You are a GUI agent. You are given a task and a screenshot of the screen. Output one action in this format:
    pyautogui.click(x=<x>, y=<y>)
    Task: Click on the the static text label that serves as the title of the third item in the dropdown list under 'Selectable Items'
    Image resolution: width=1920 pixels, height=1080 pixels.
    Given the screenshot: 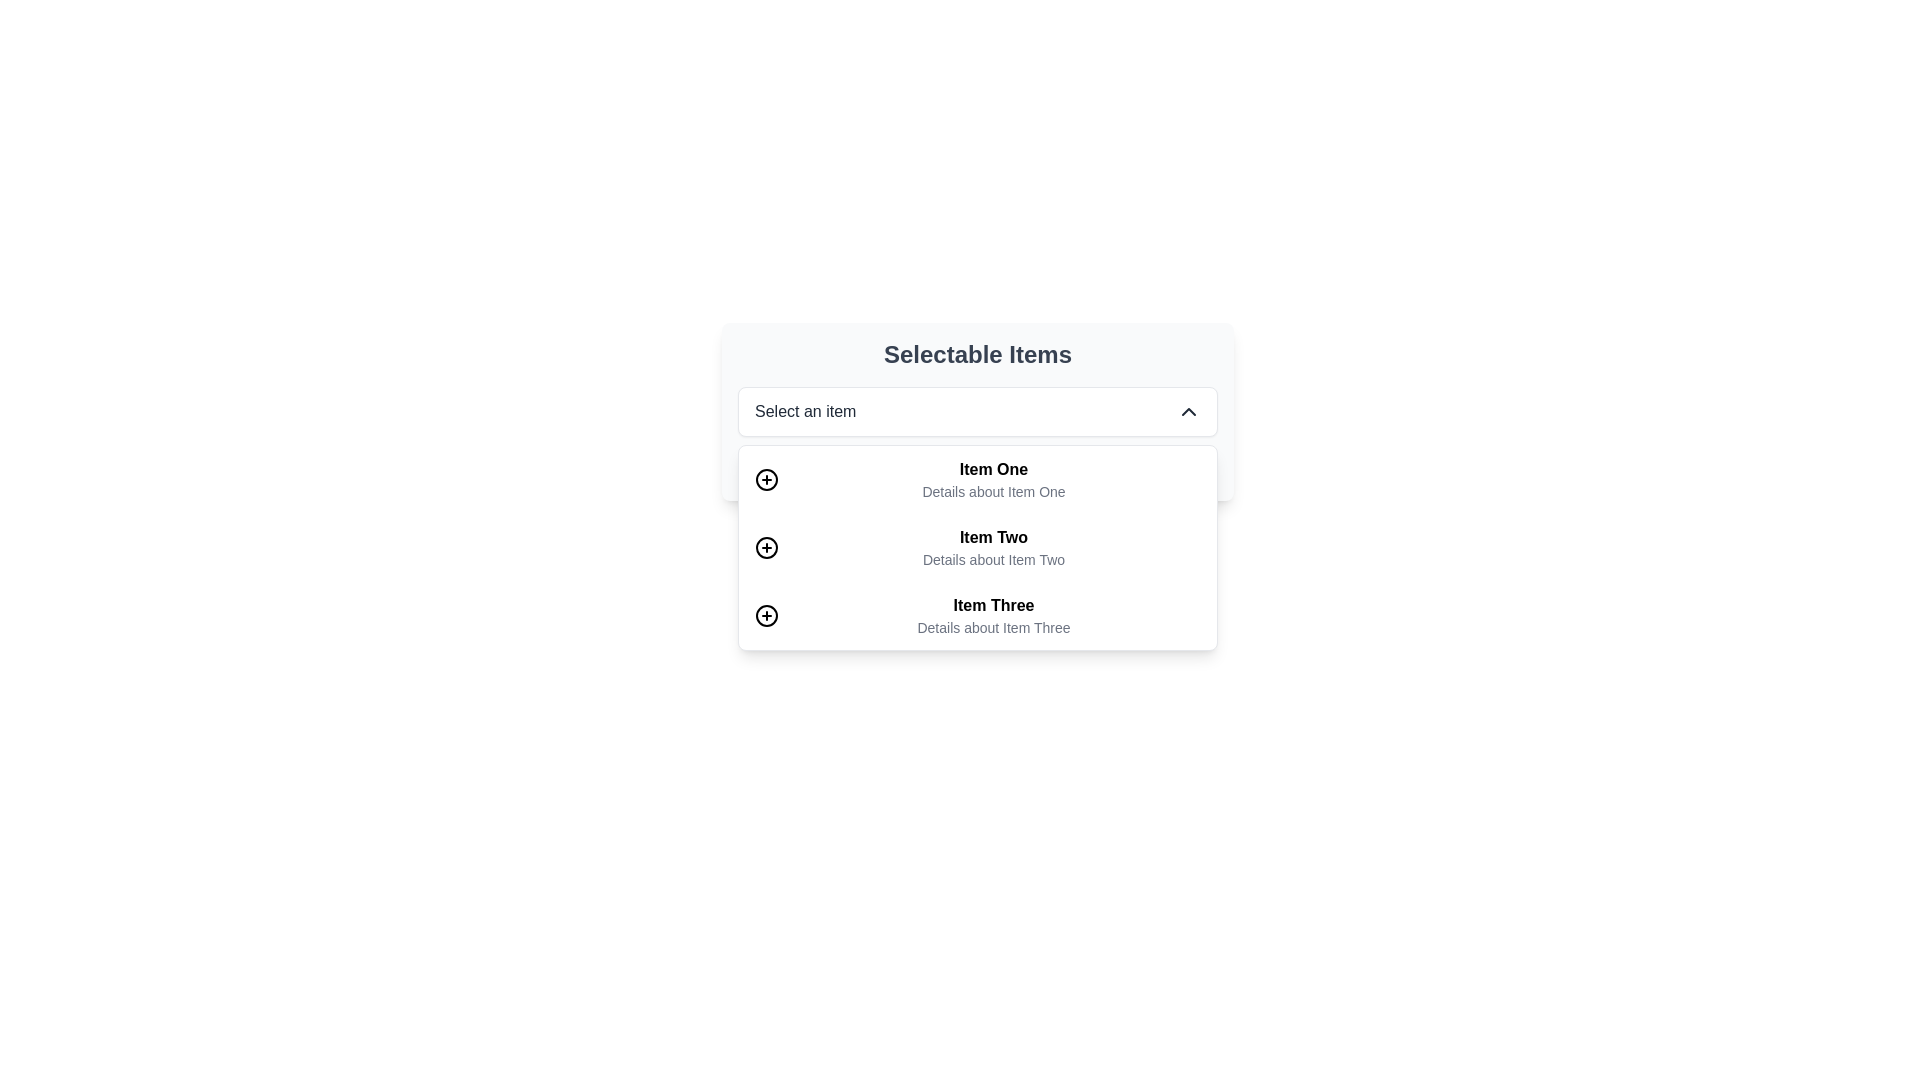 What is the action you would take?
    pyautogui.click(x=993, y=604)
    